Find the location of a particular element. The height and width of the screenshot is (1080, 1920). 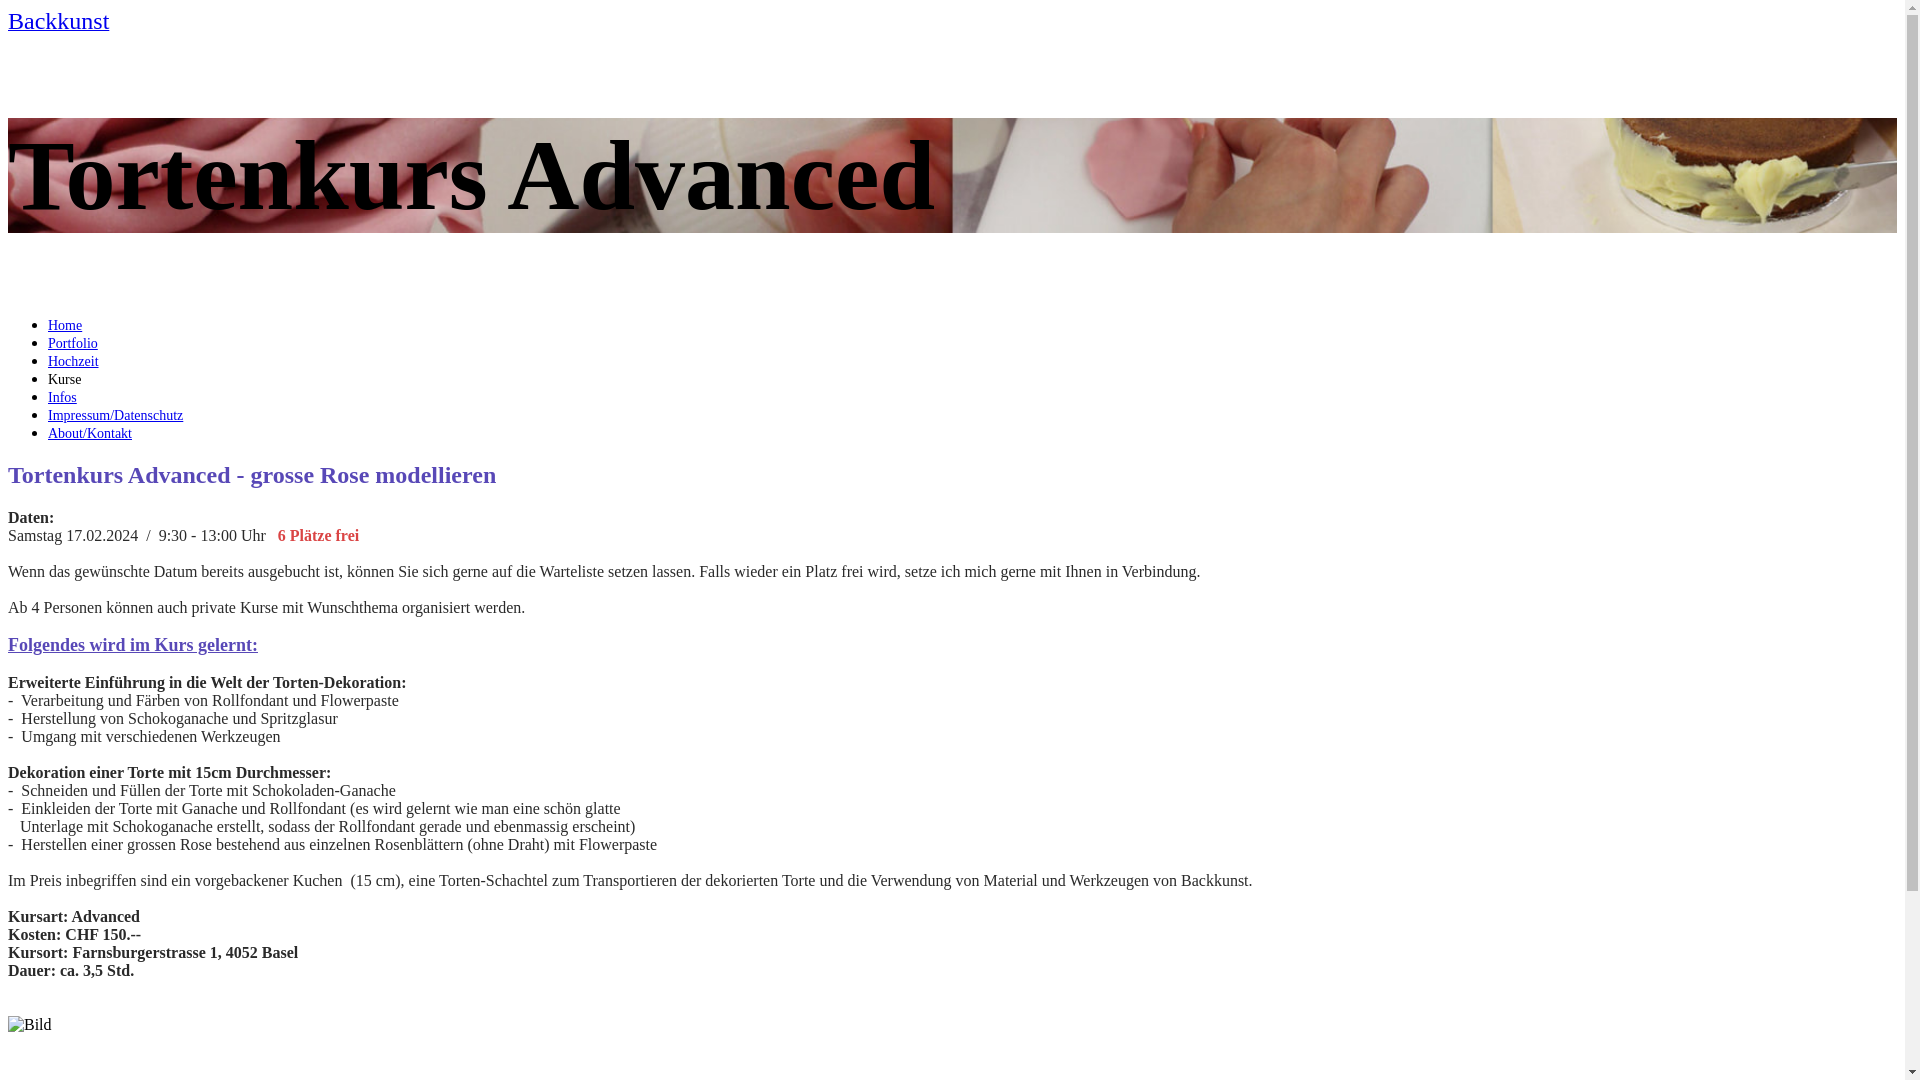

'Infos' is located at coordinates (62, 397).